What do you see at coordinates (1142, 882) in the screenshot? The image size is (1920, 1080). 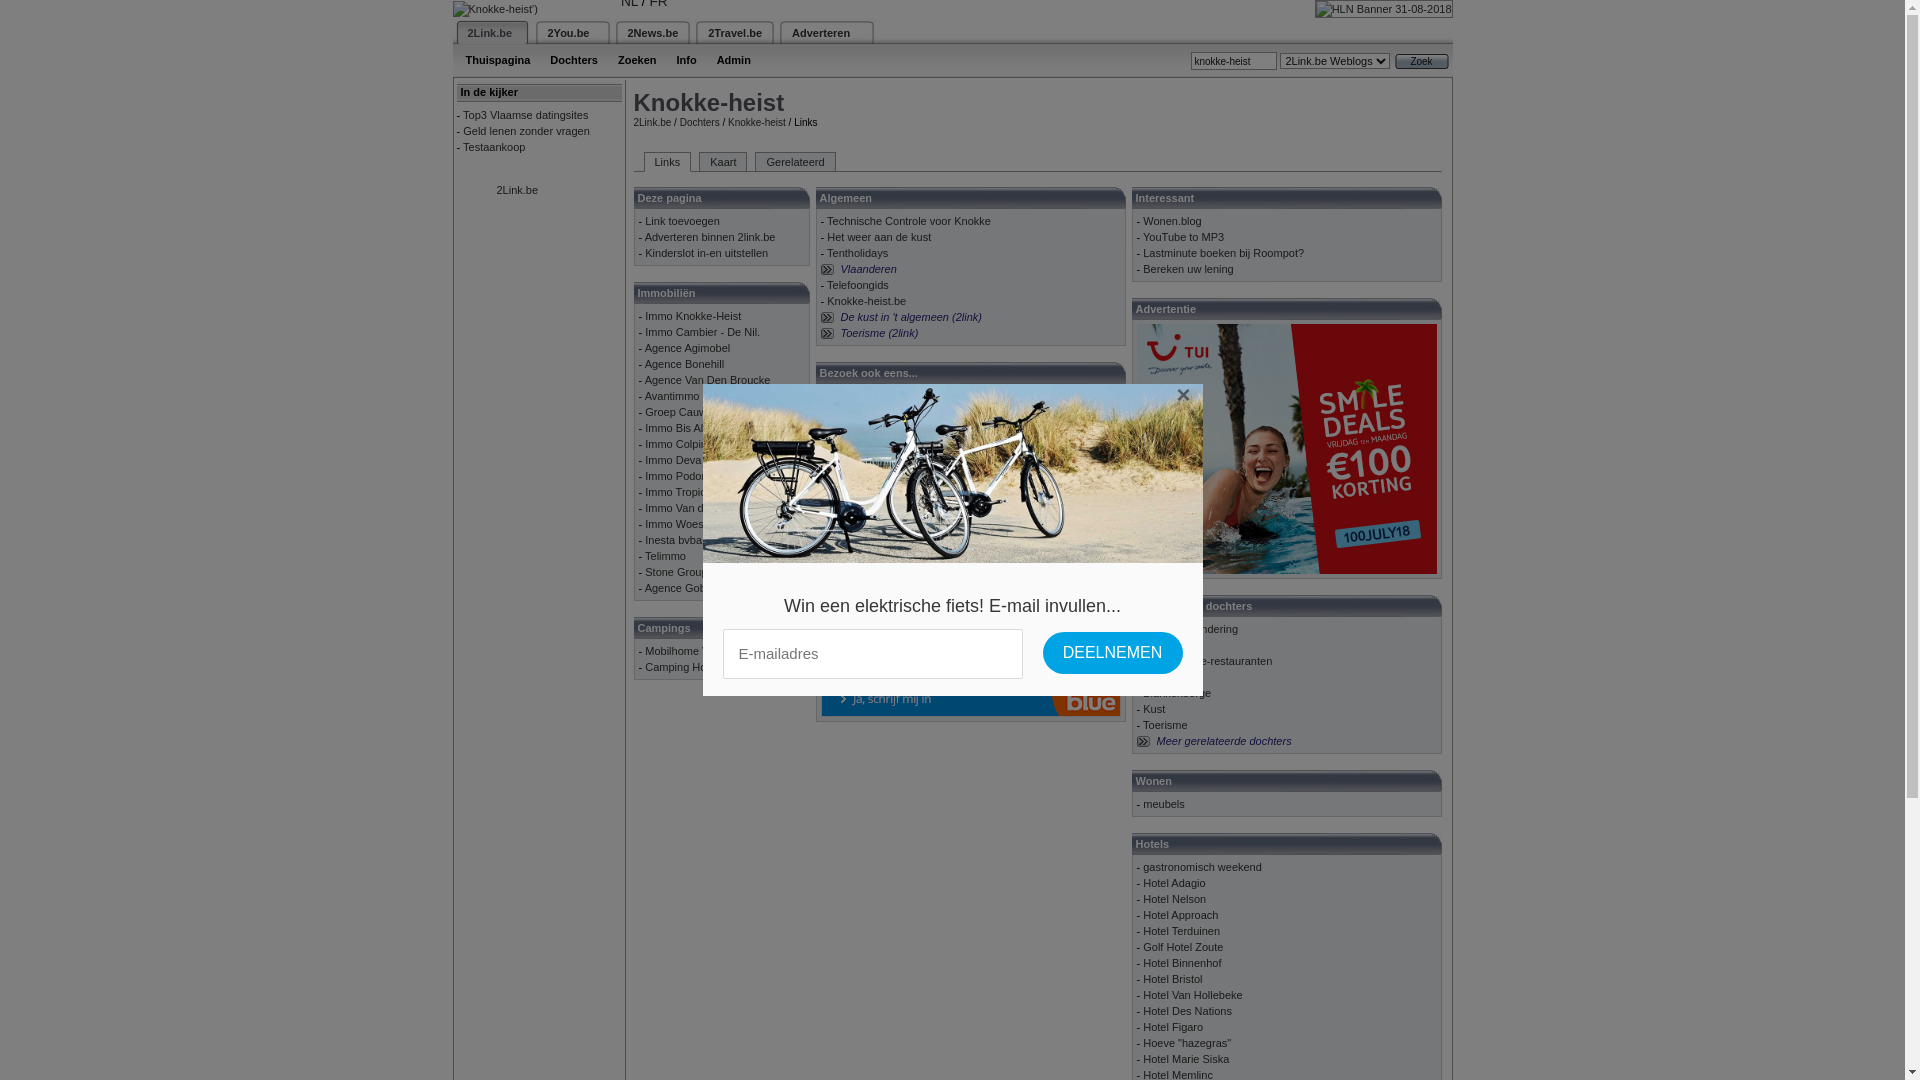 I see `'Hotel Adagio'` at bounding box center [1142, 882].